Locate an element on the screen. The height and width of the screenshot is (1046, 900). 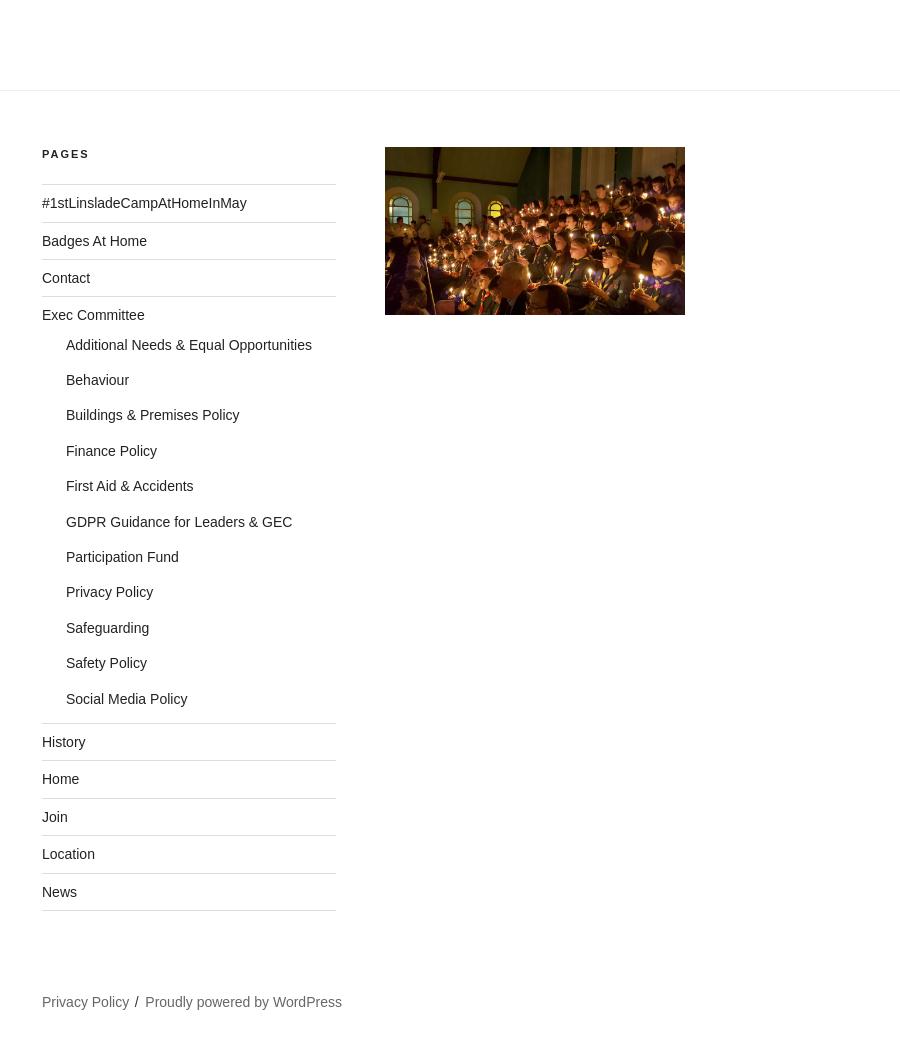
'Behaviour' is located at coordinates (96, 380).